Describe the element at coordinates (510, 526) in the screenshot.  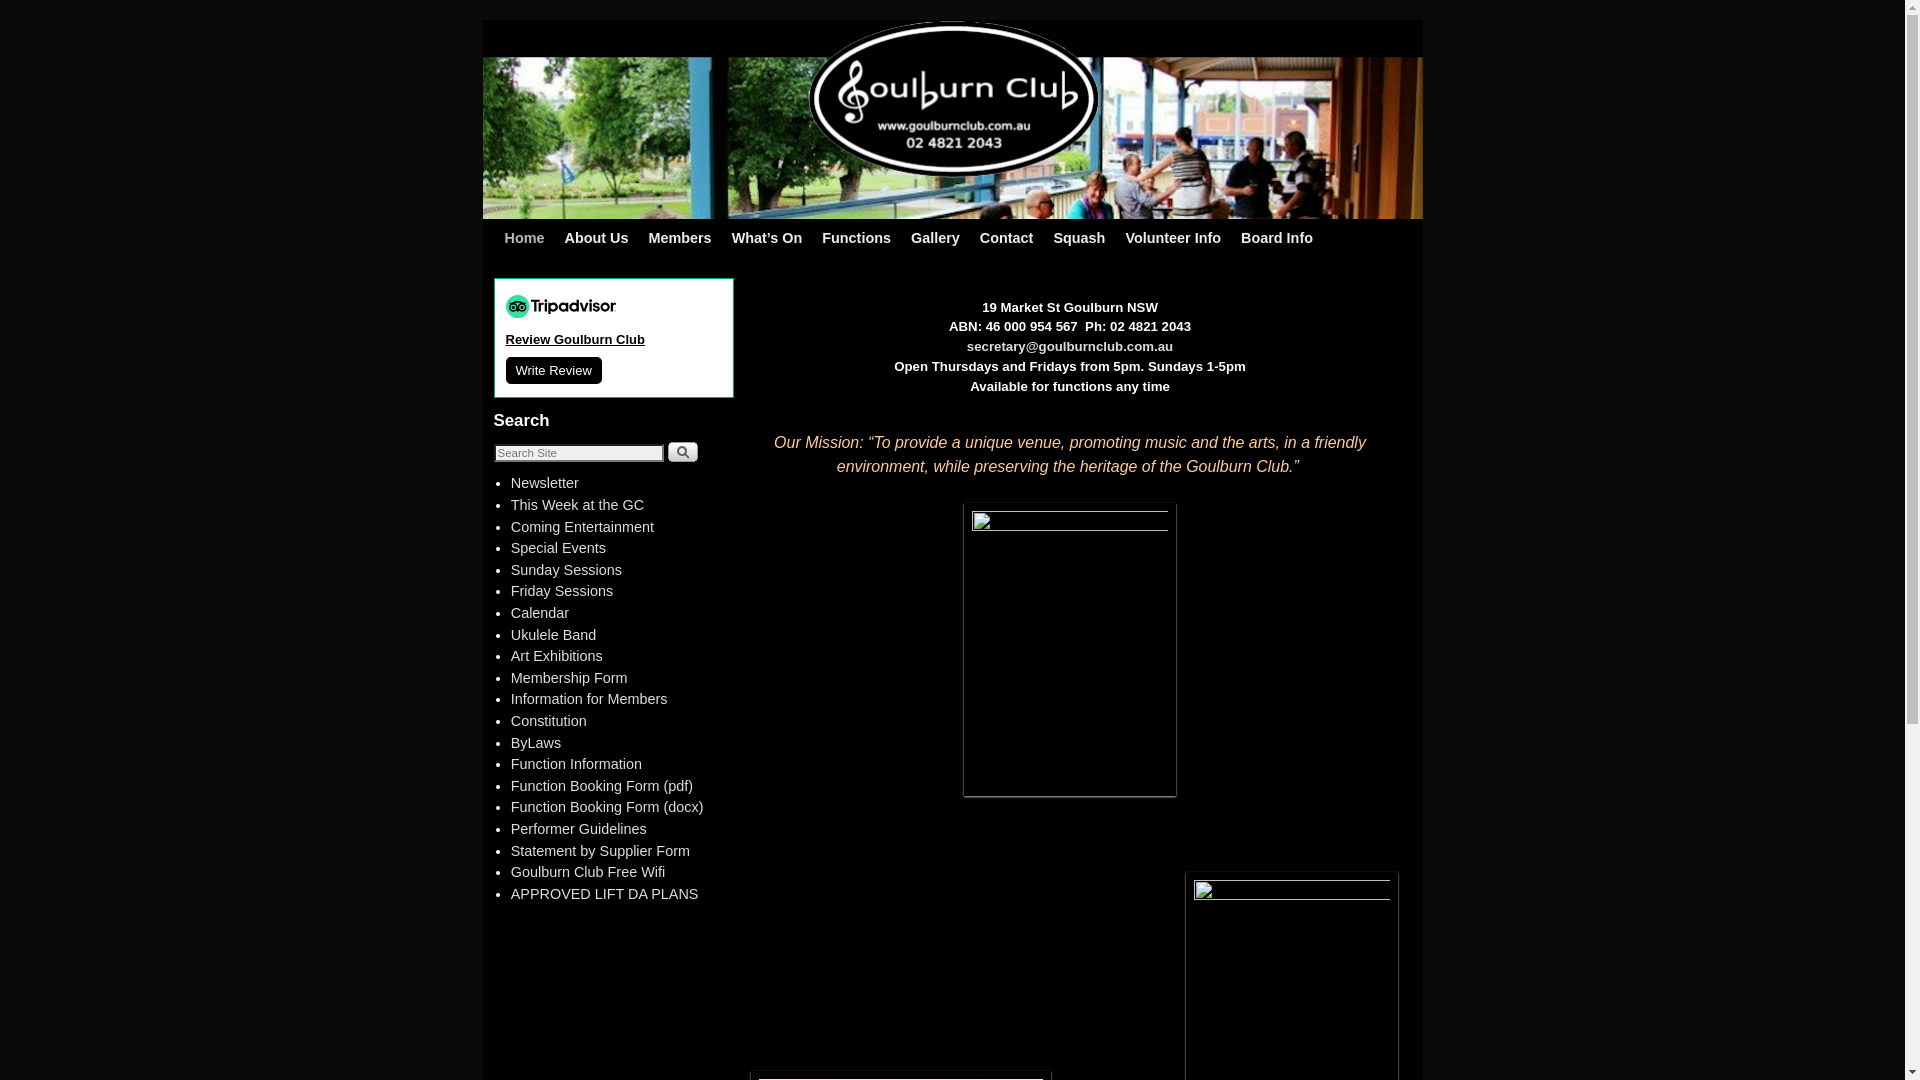
I see `'Coming Entertainment'` at that location.